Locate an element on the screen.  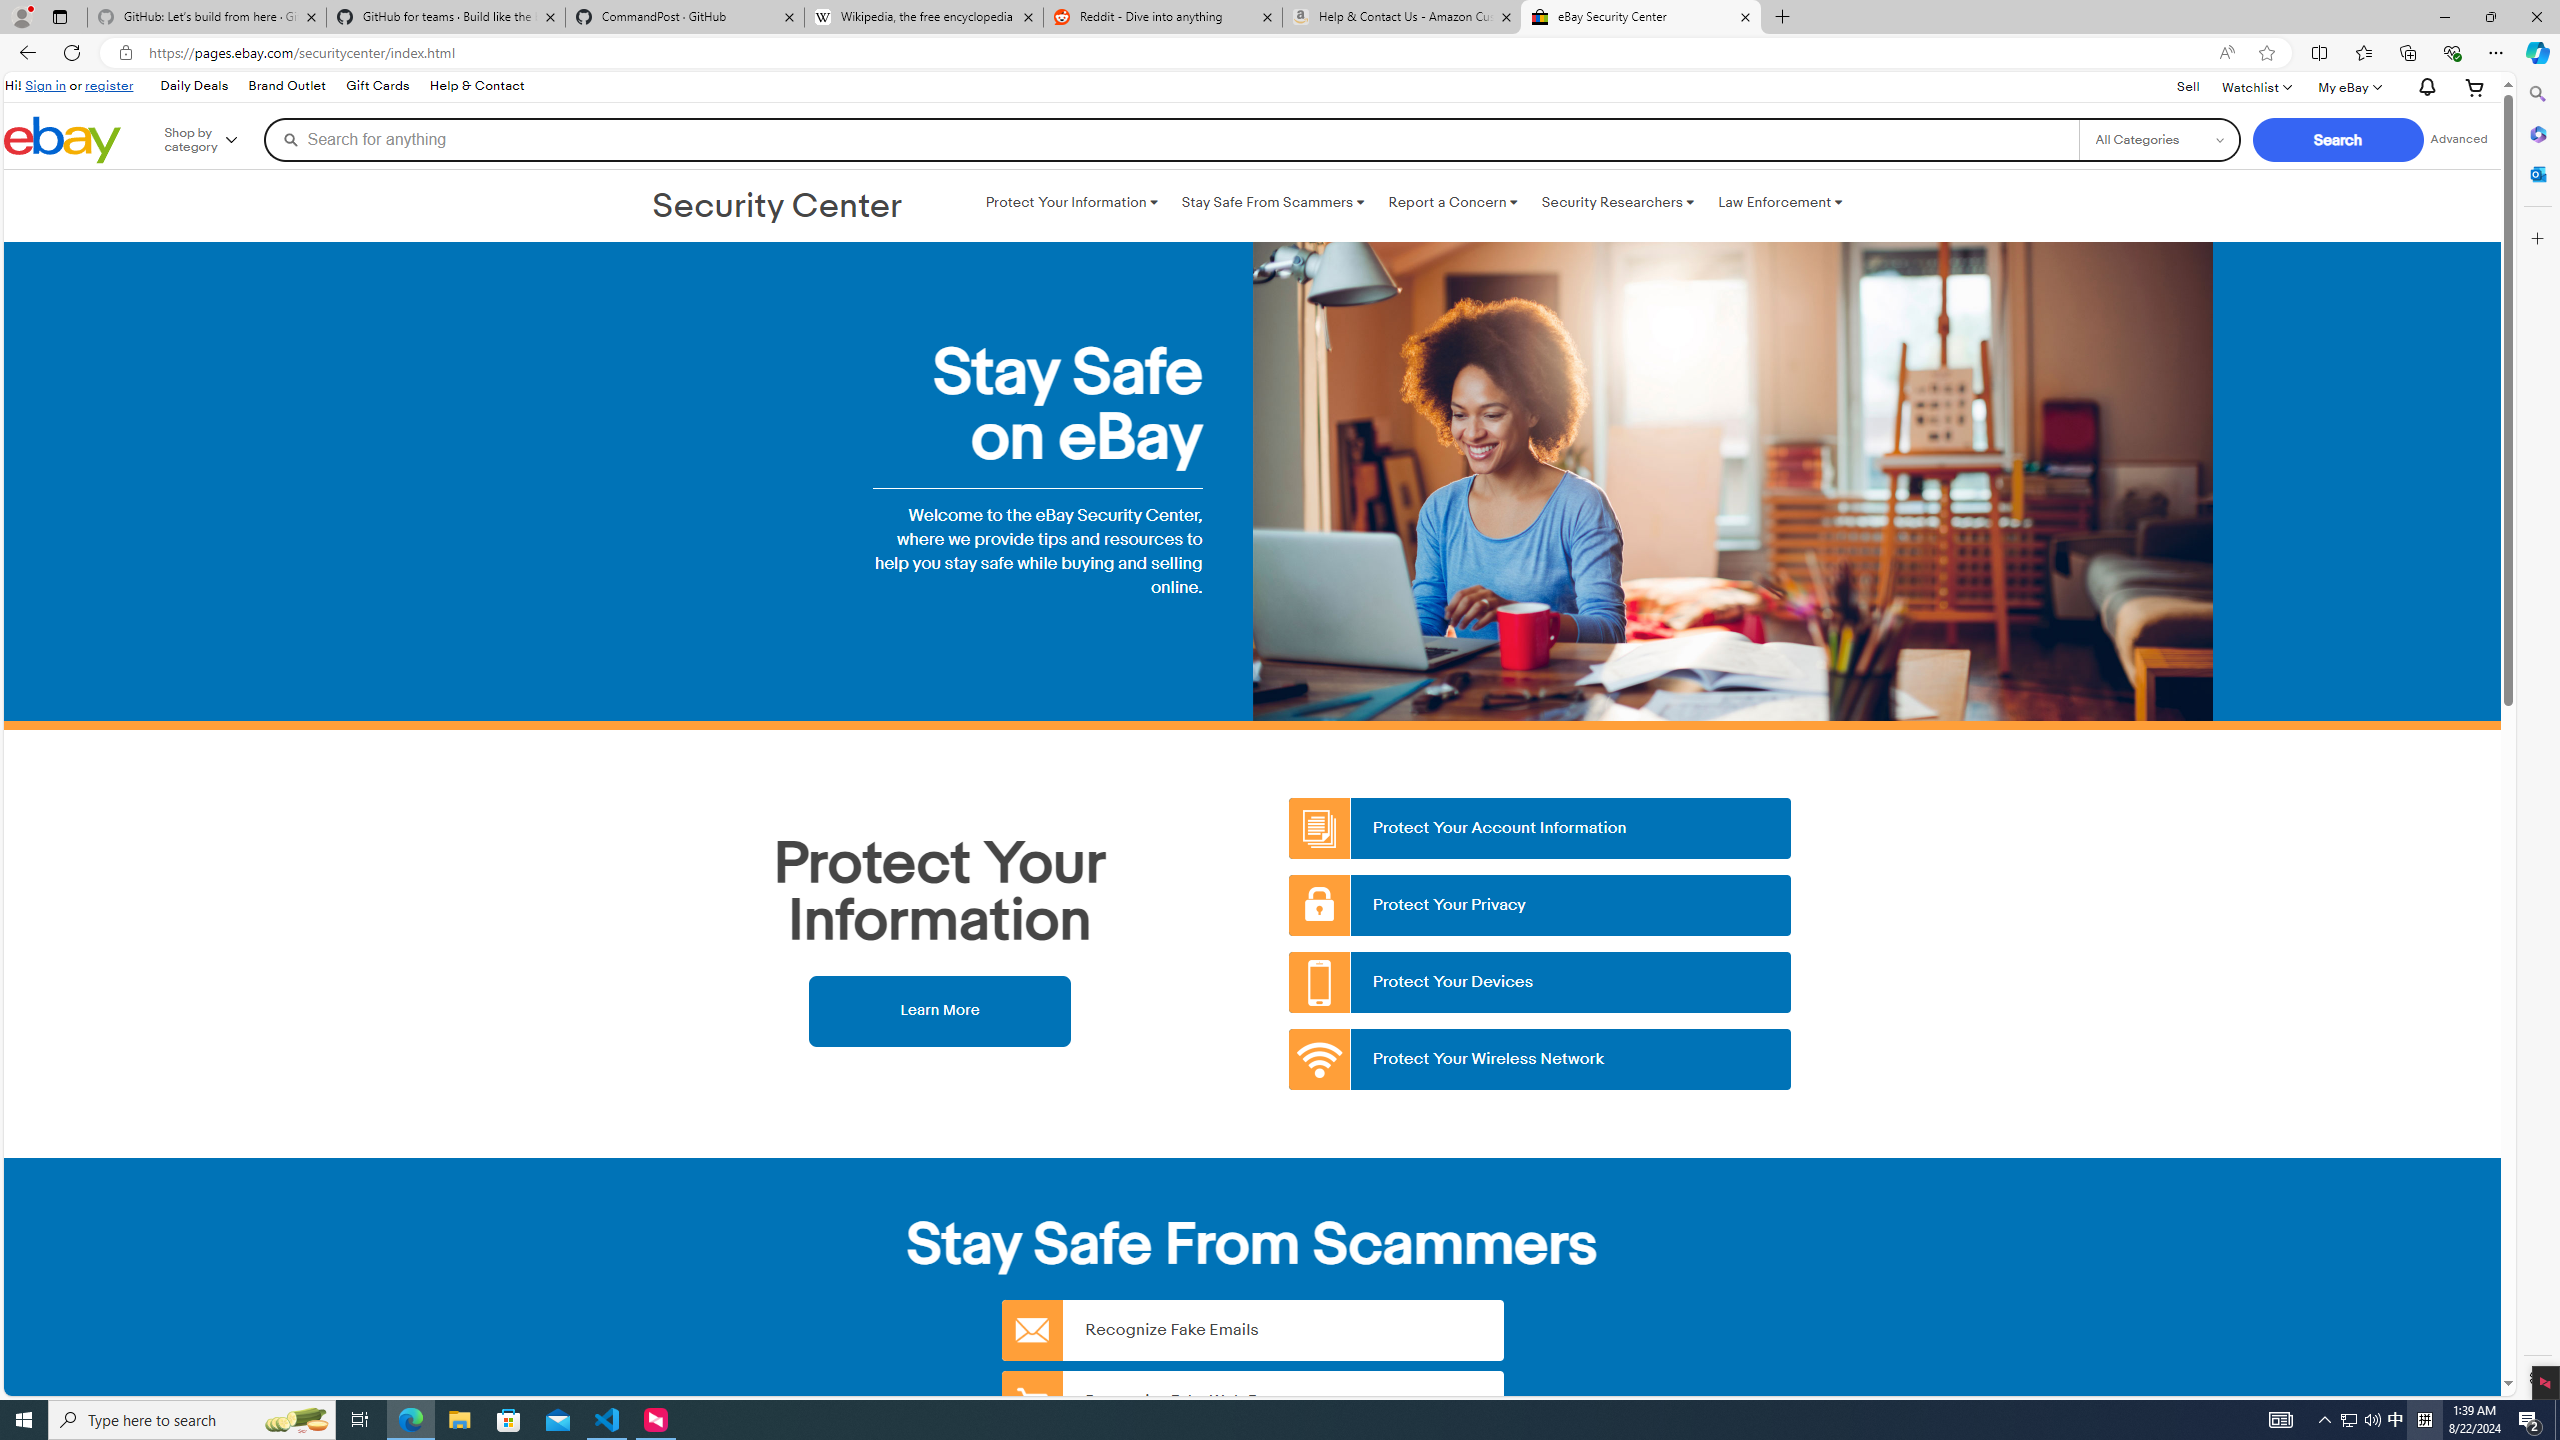
'Security Researchers ' is located at coordinates (1617, 202).